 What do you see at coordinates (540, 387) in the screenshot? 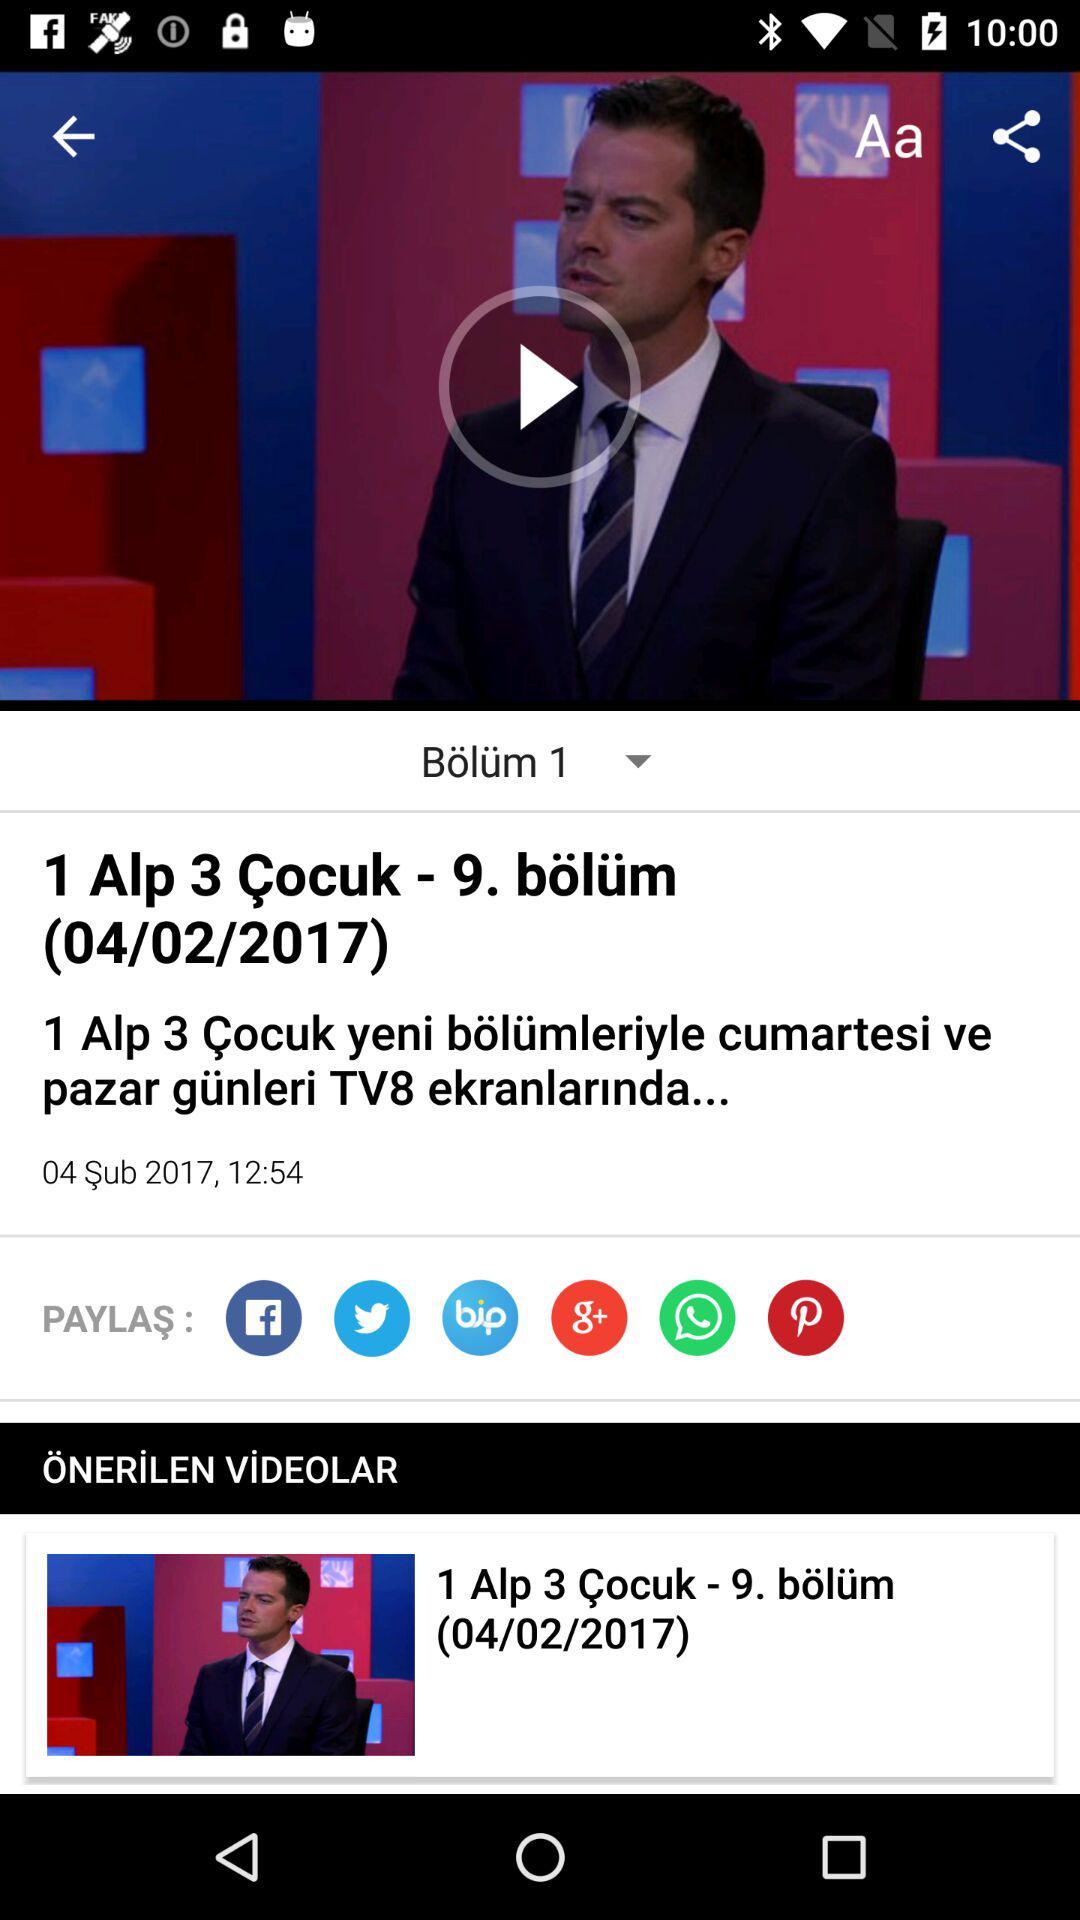
I see `the play icon` at bounding box center [540, 387].